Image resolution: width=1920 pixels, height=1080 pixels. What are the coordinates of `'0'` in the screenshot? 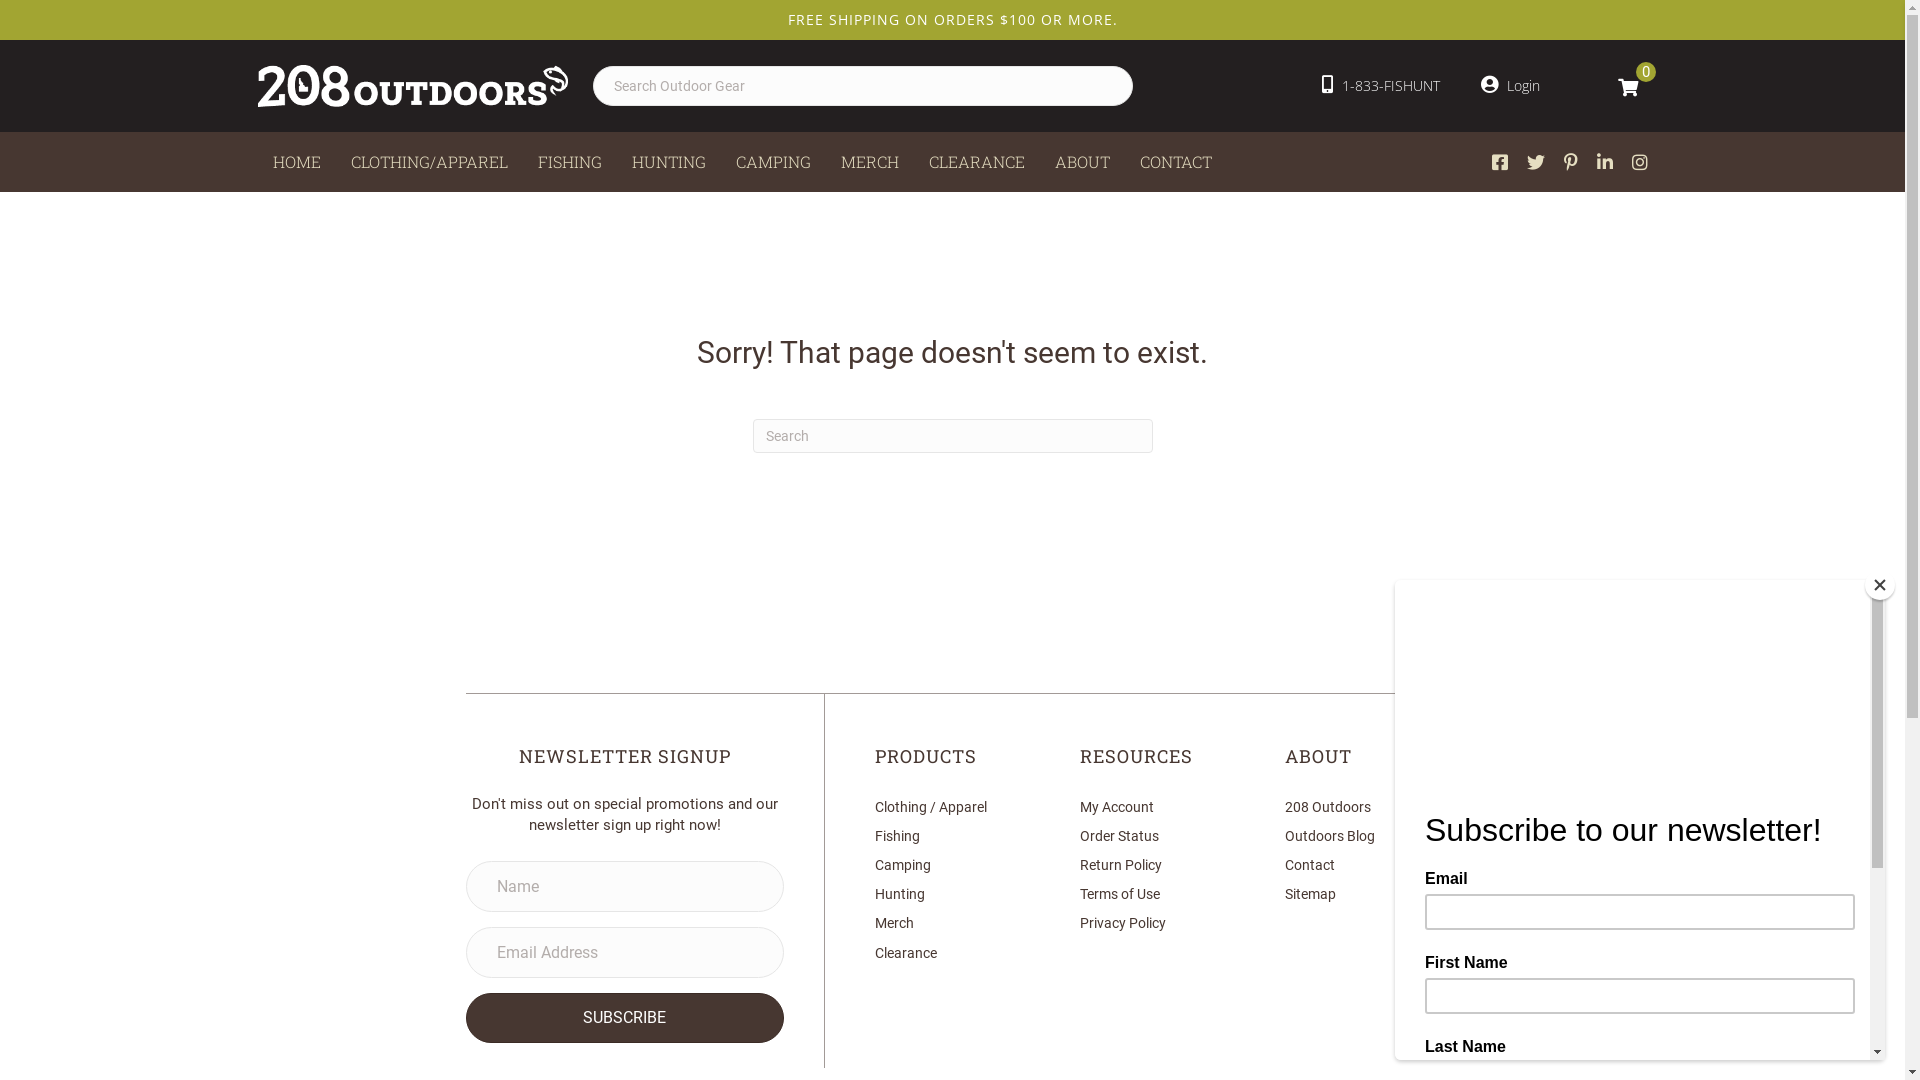 It's located at (1627, 84).